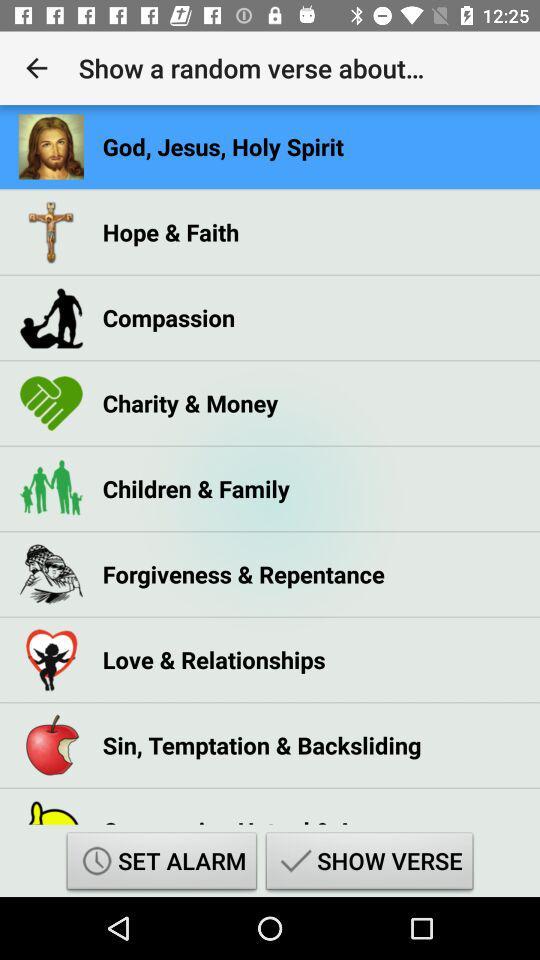 The width and height of the screenshot is (540, 960). Describe the element at coordinates (190, 402) in the screenshot. I see `charity & money` at that location.